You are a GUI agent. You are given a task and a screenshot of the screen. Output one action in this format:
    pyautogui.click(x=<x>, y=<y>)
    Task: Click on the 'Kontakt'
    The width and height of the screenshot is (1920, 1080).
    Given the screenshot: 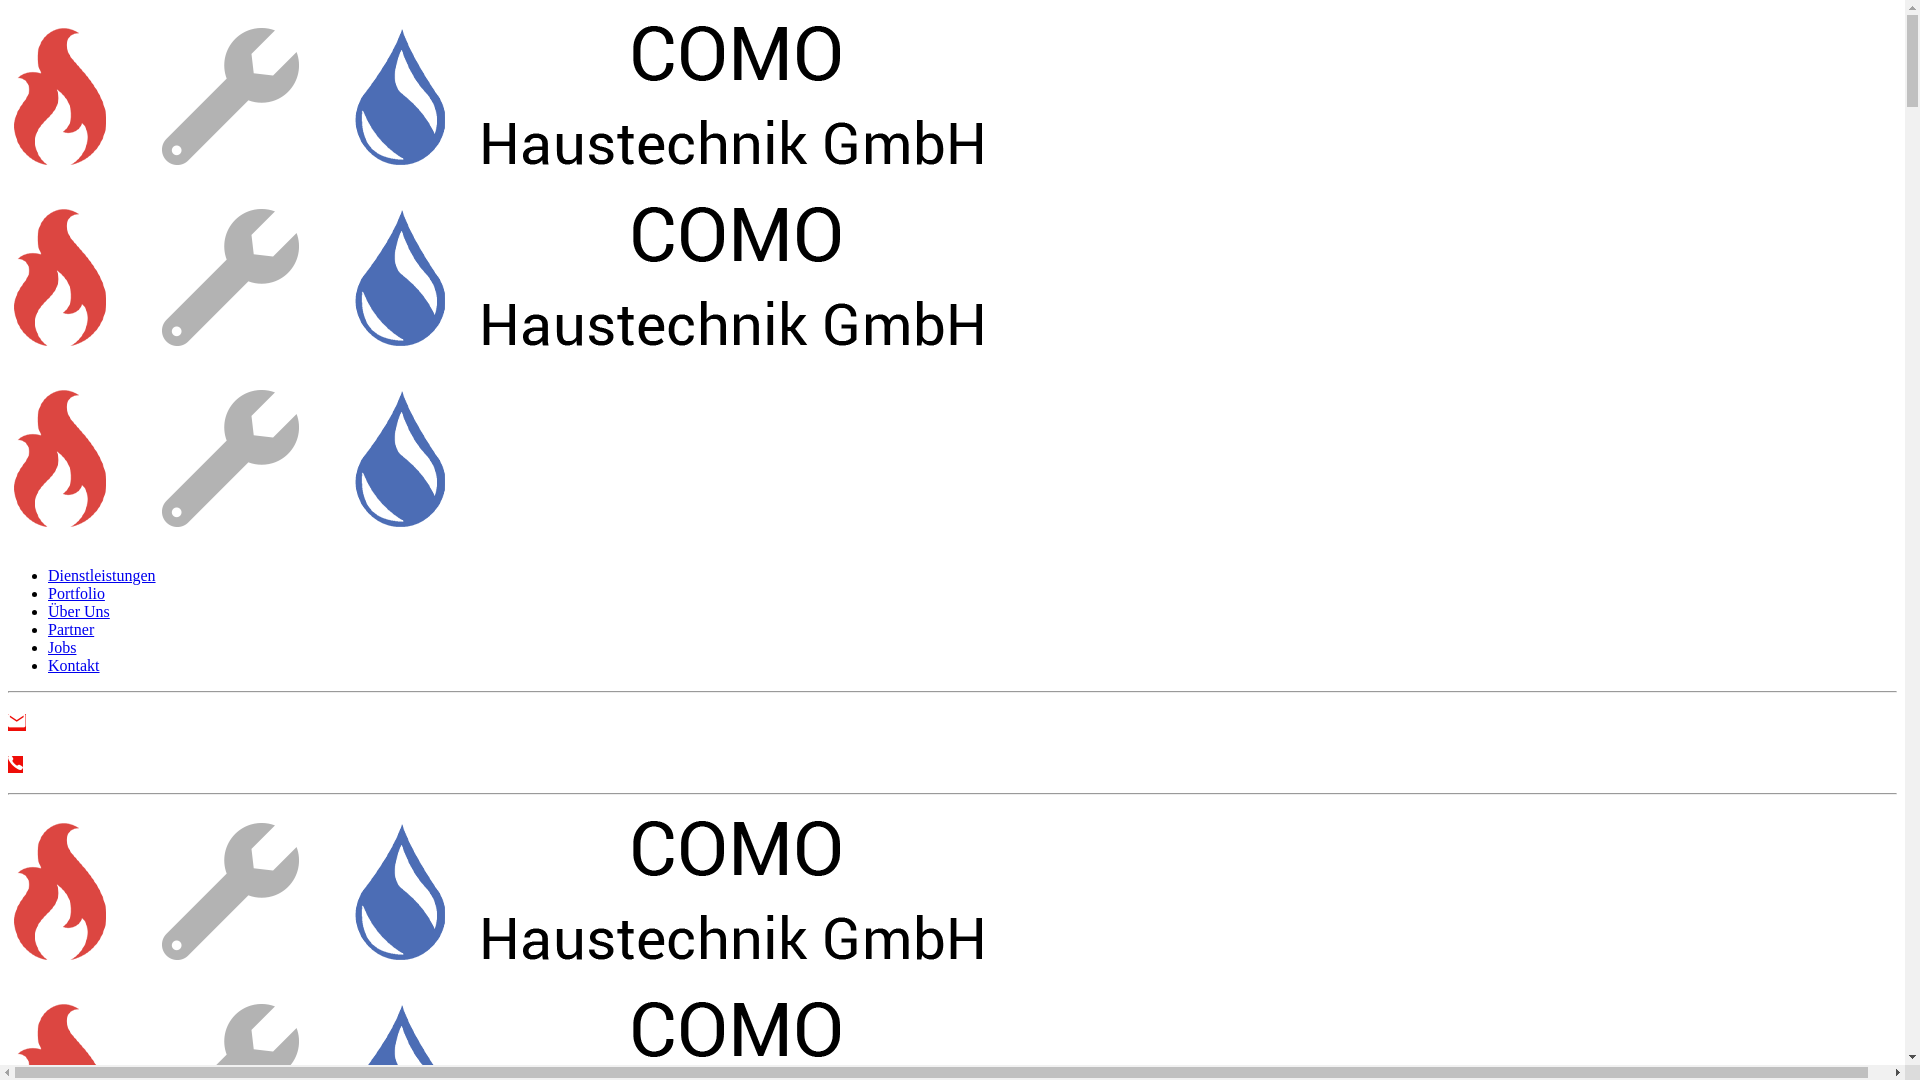 What is the action you would take?
    pyautogui.click(x=73, y=665)
    